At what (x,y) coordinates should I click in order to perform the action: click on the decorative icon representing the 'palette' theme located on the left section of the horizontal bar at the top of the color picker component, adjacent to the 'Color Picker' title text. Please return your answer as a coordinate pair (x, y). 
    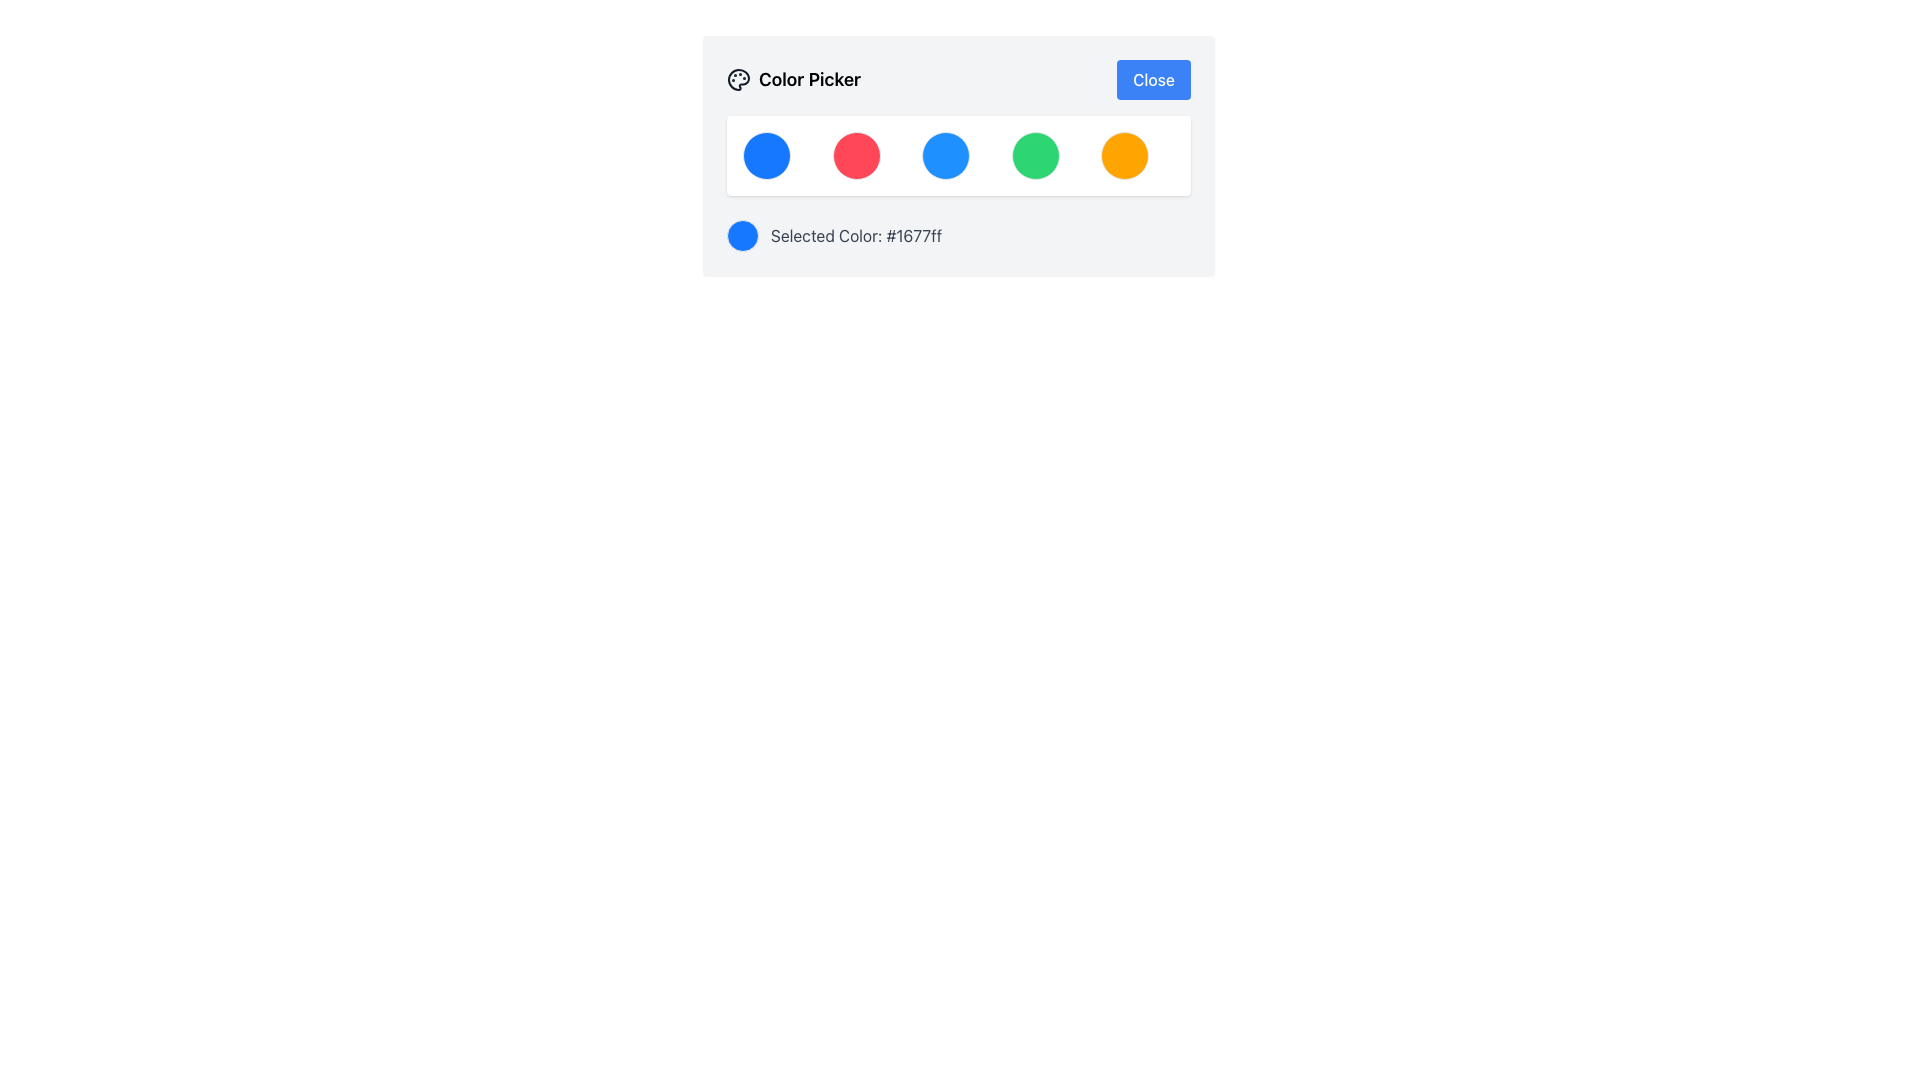
    Looking at the image, I should click on (738, 79).